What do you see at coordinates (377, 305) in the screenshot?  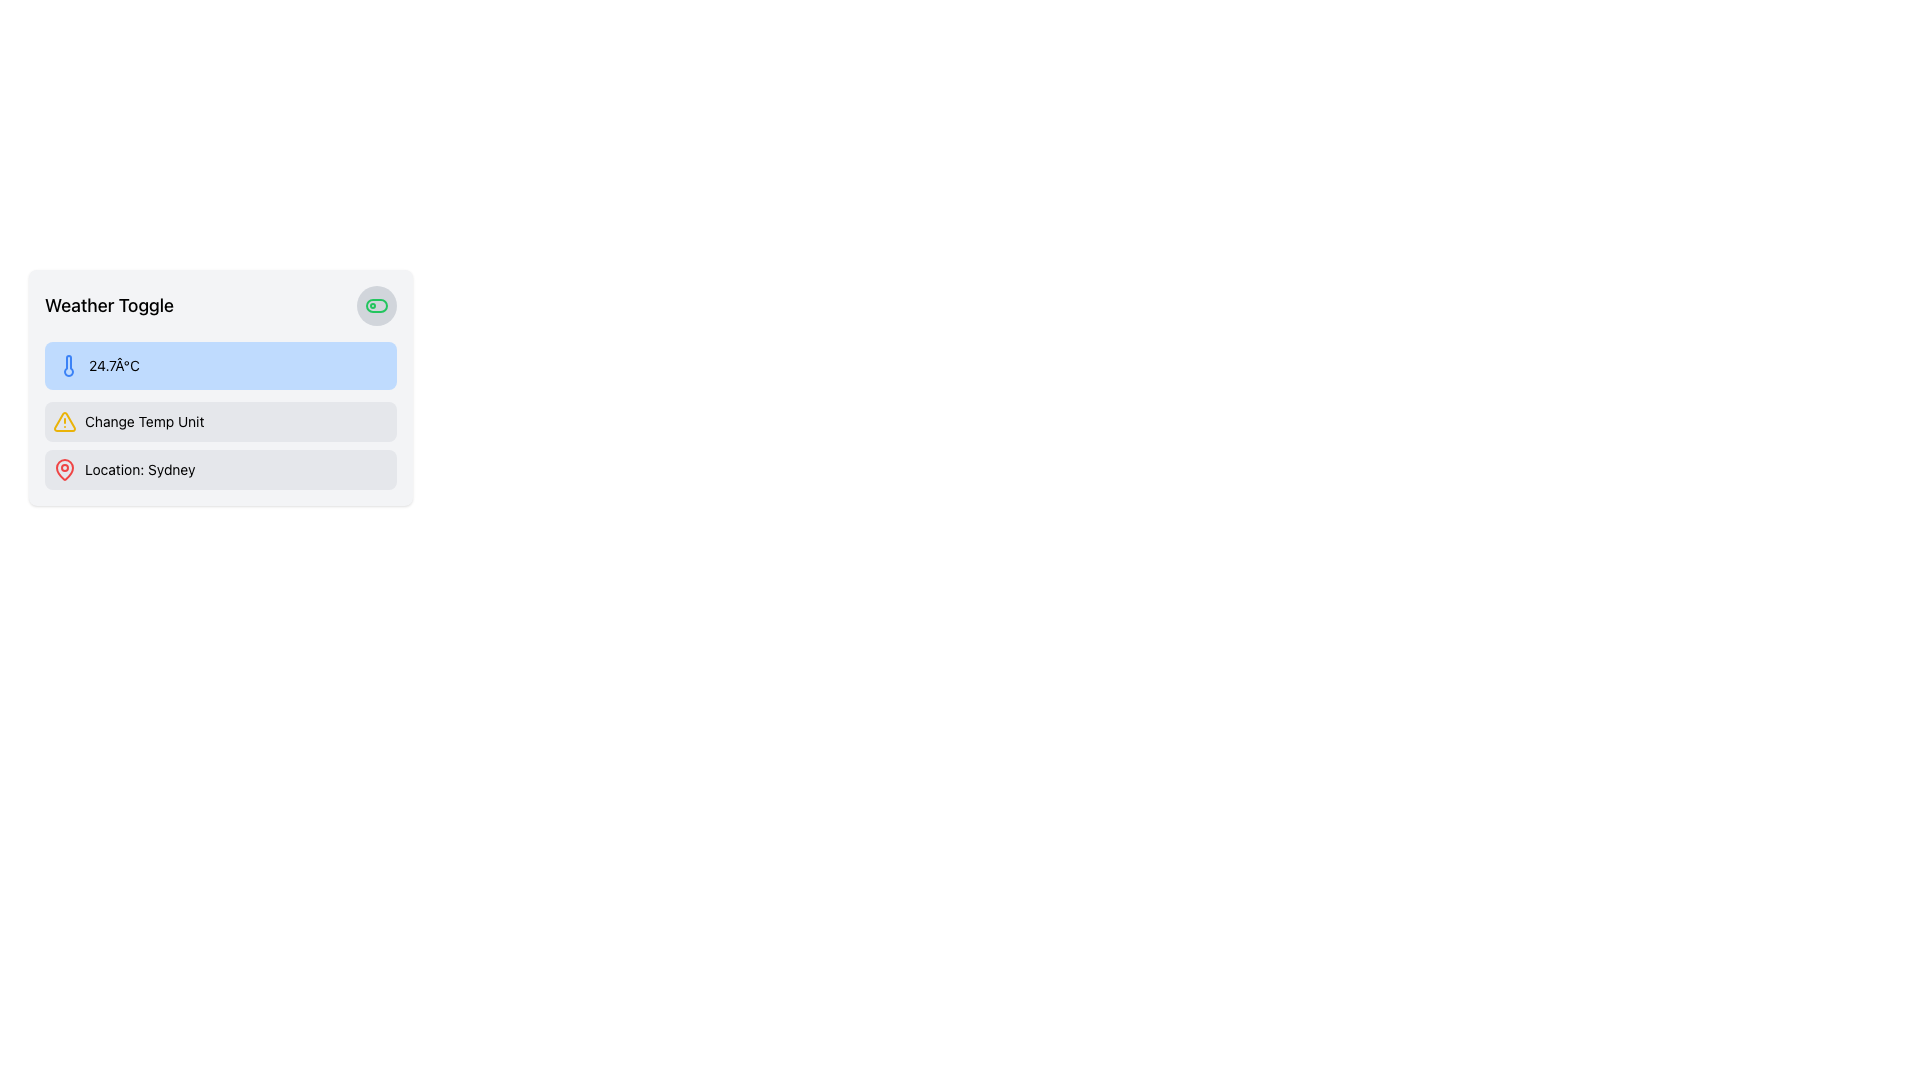 I see `the interactive toggle switch button located in the top-right corner of the 'Weather Toggle' panel` at bounding box center [377, 305].